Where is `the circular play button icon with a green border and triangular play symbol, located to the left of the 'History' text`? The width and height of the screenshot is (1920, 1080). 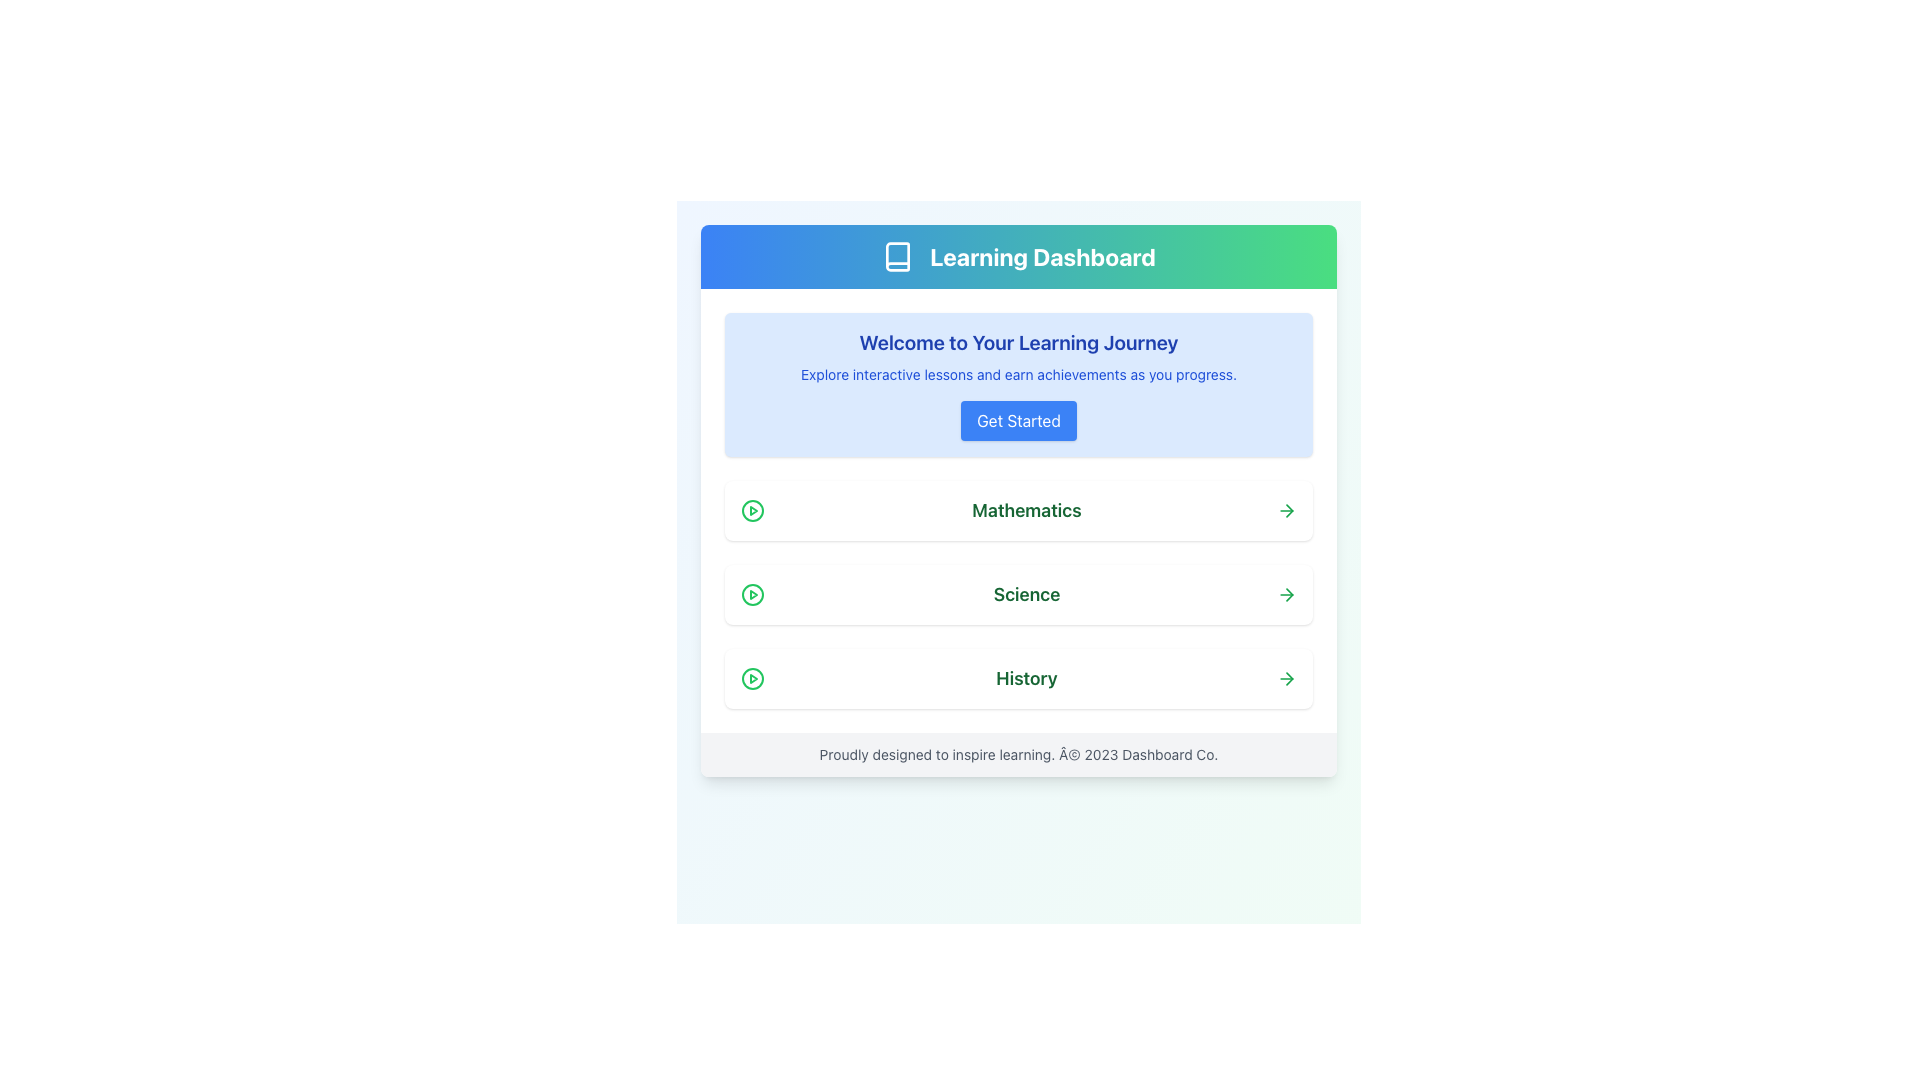
the circular play button icon with a green border and triangular play symbol, located to the left of the 'History' text is located at coordinates (752, 677).